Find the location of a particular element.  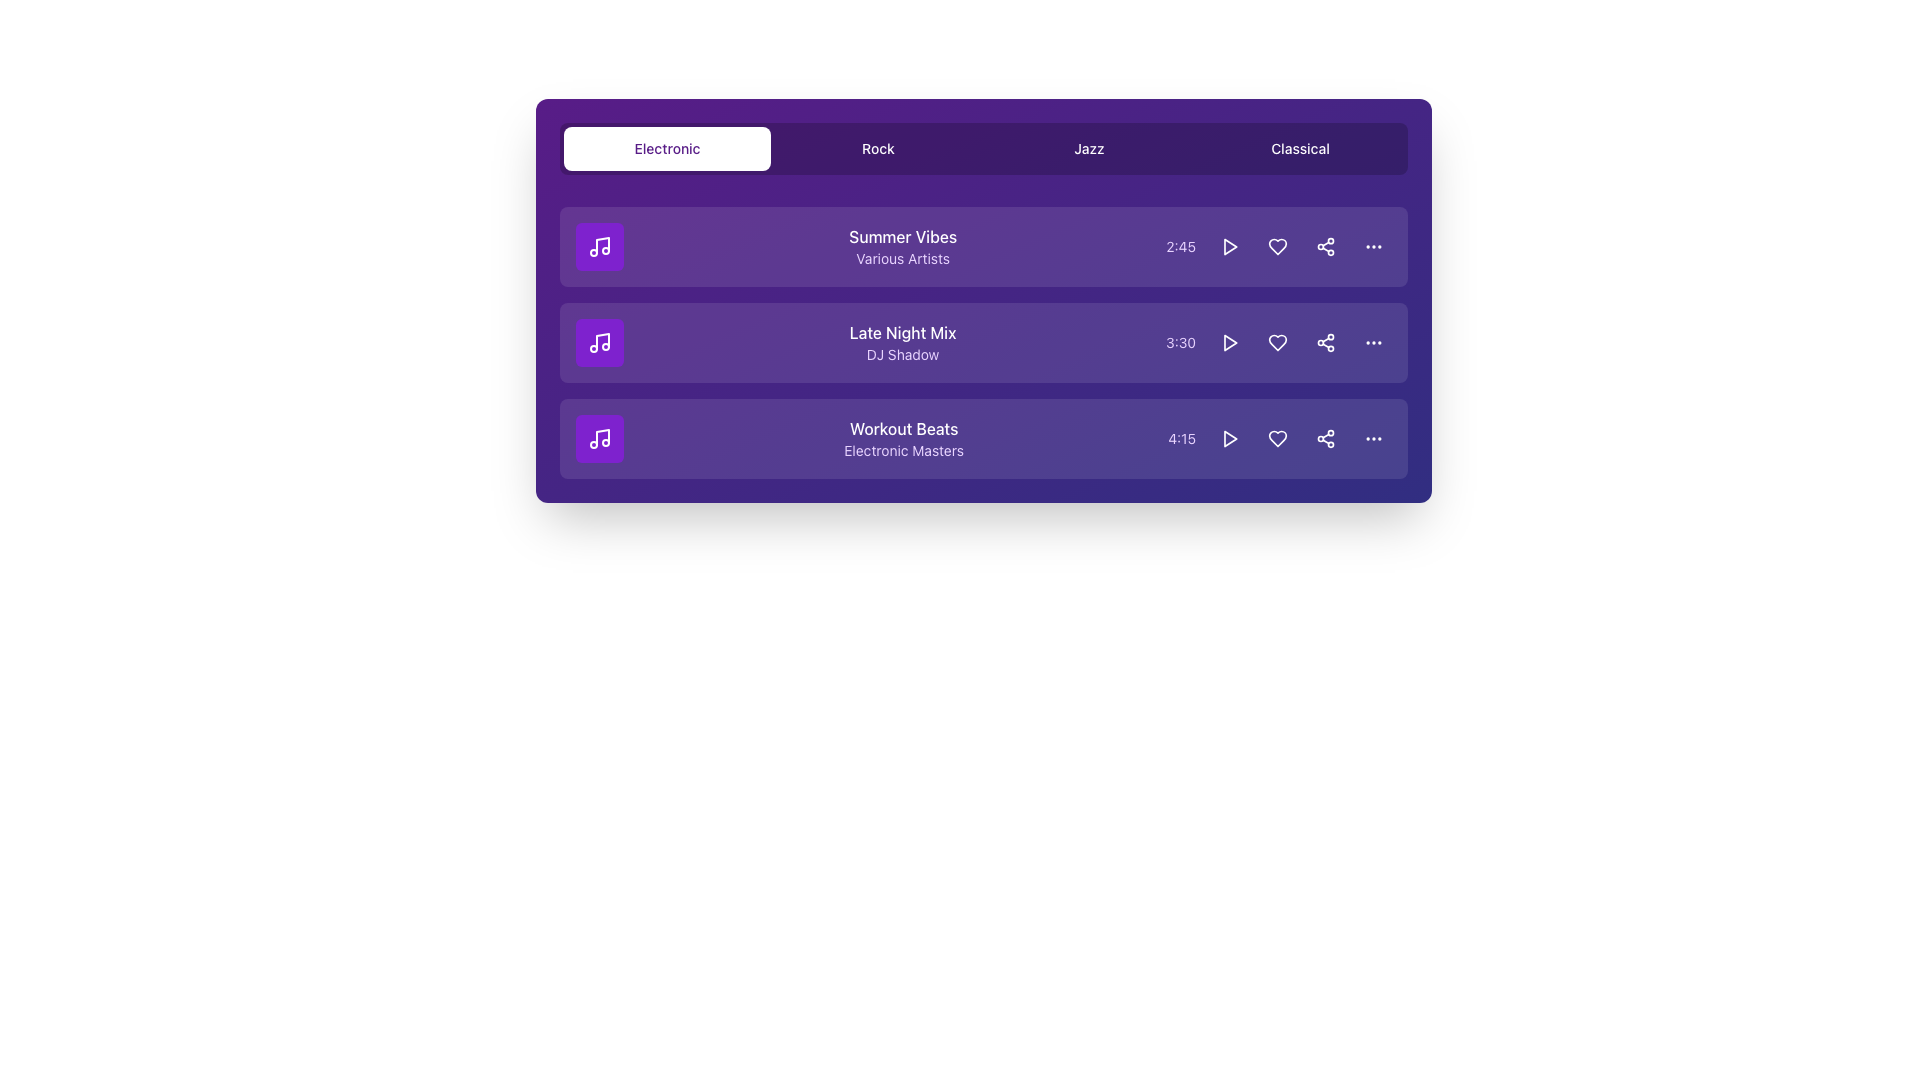

the 'like' or 'favorite' button located in the bottom right section of the third row in a list of items is located at coordinates (1276, 438).